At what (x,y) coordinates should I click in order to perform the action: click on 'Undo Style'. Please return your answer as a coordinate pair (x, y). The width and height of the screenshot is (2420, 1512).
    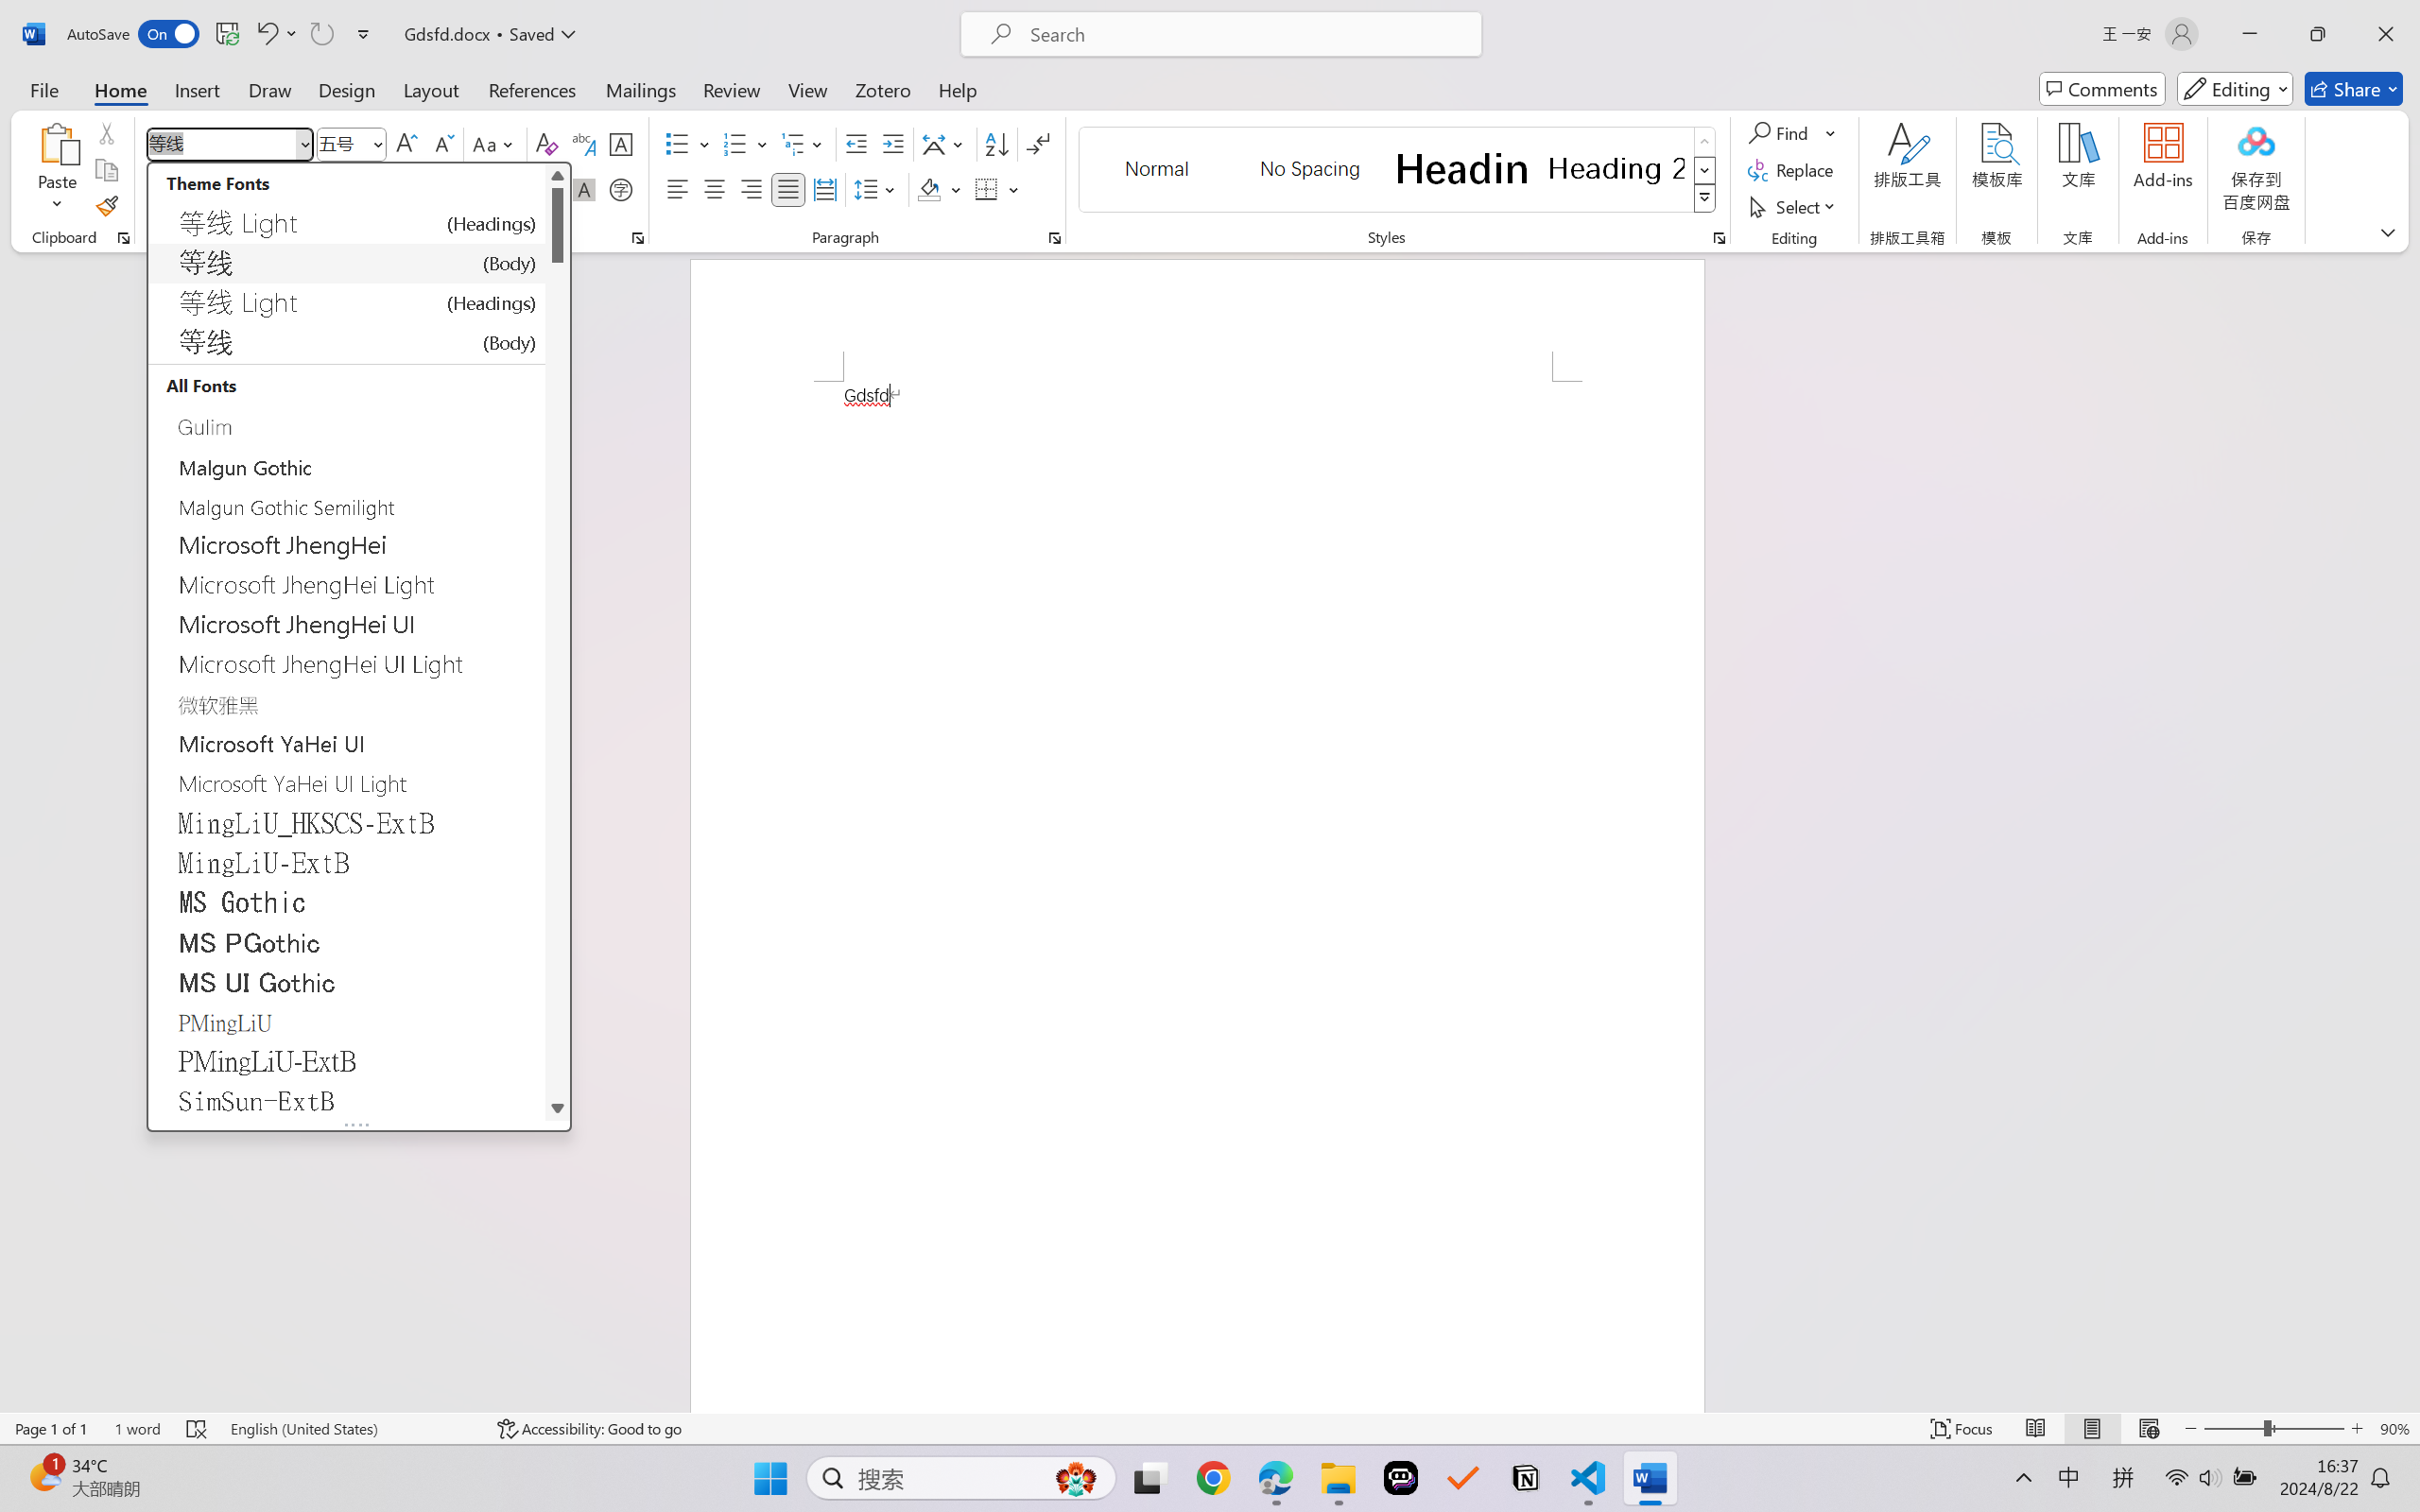
    Looking at the image, I should click on (274, 33).